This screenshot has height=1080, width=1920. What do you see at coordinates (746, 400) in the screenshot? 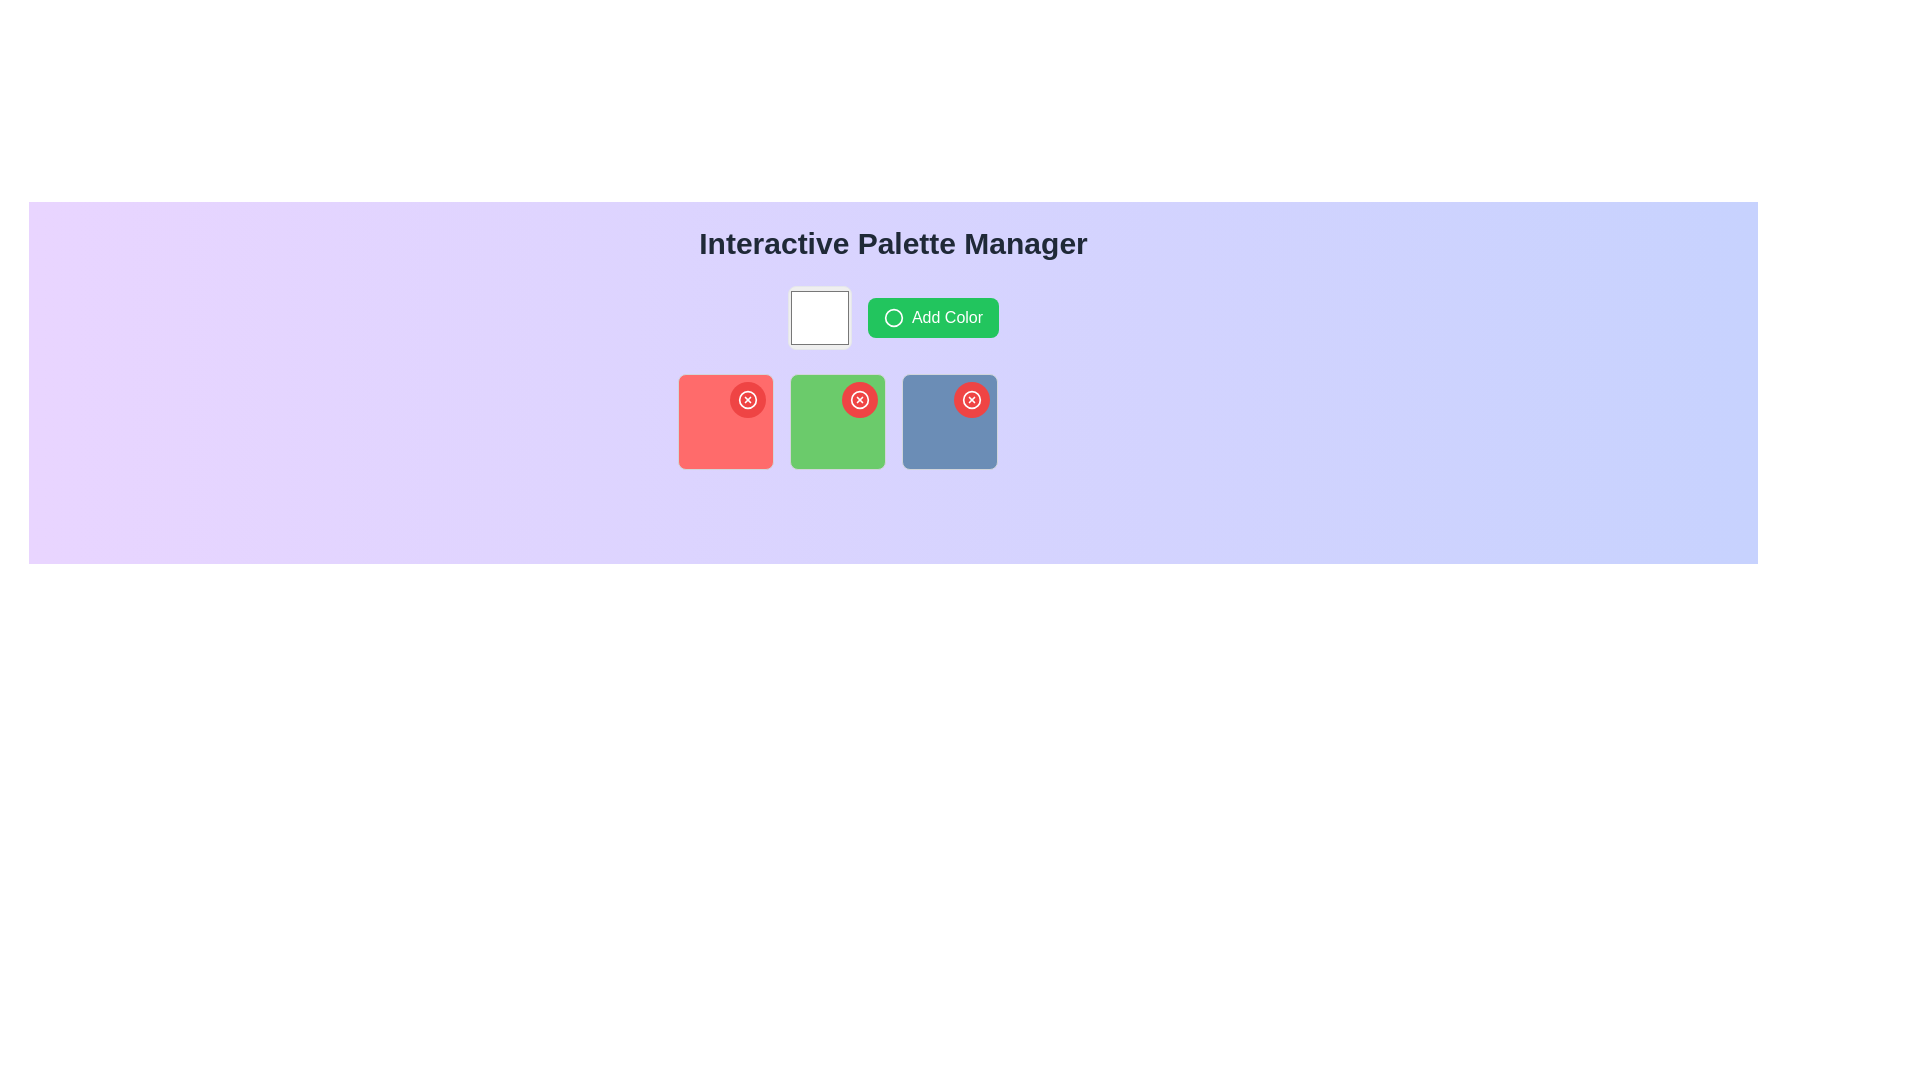
I see `the clickable button located at the top-right corner of the red square box` at bounding box center [746, 400].